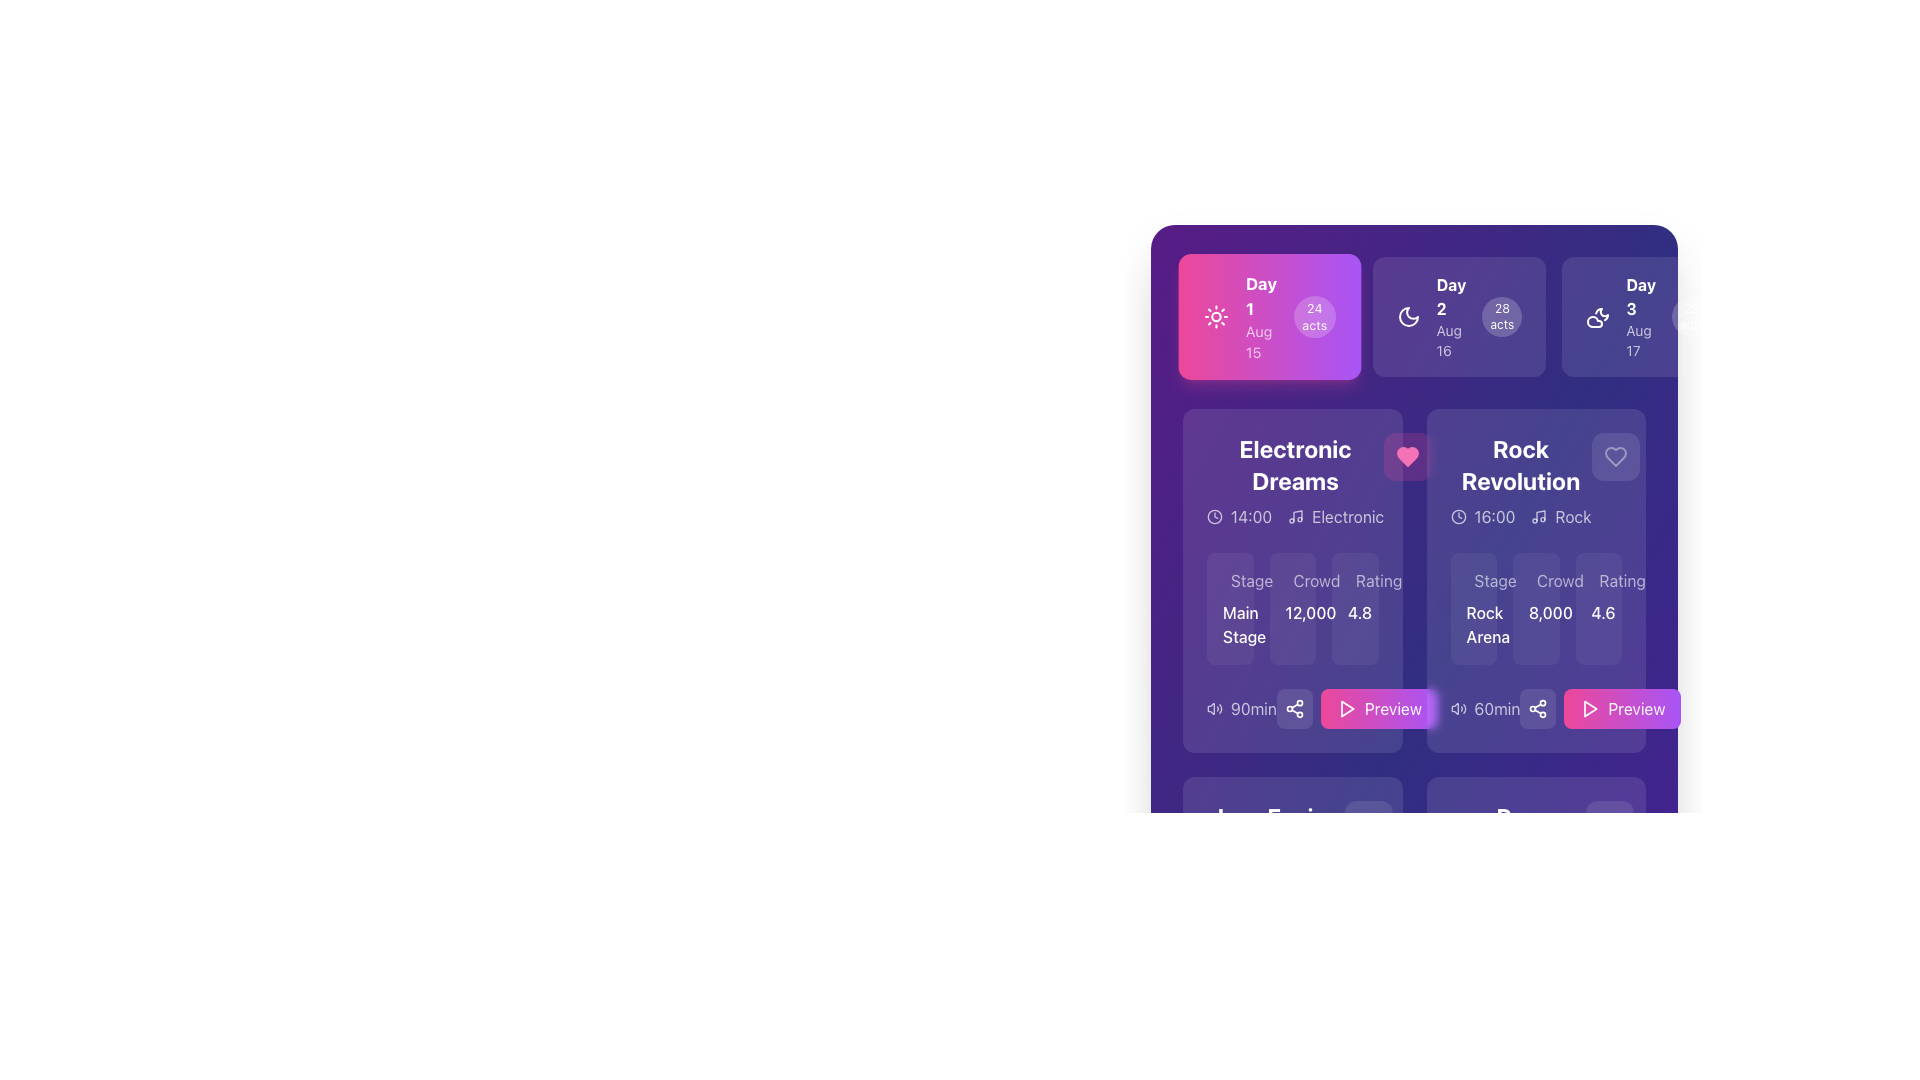 This screenshot has height=1080, width=1920. Describe the element at coordinates (1292, 481) in the screenshot. I see `displayed text from the Text block that shows the title and key details of the event, positioned at the top-left corner of its purple card` at that location.